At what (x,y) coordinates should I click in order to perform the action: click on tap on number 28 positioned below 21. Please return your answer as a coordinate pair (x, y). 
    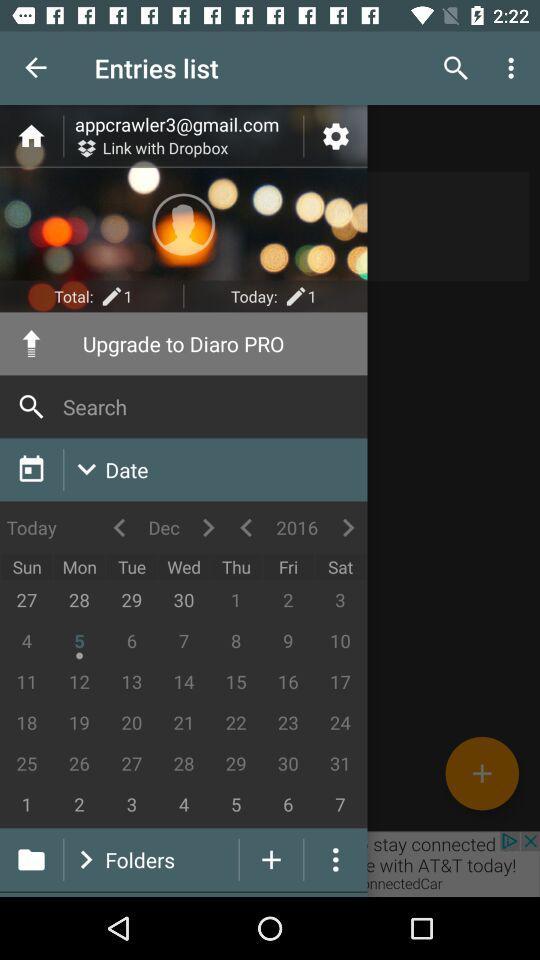
    Looking at the image, I should click on (184, 764).